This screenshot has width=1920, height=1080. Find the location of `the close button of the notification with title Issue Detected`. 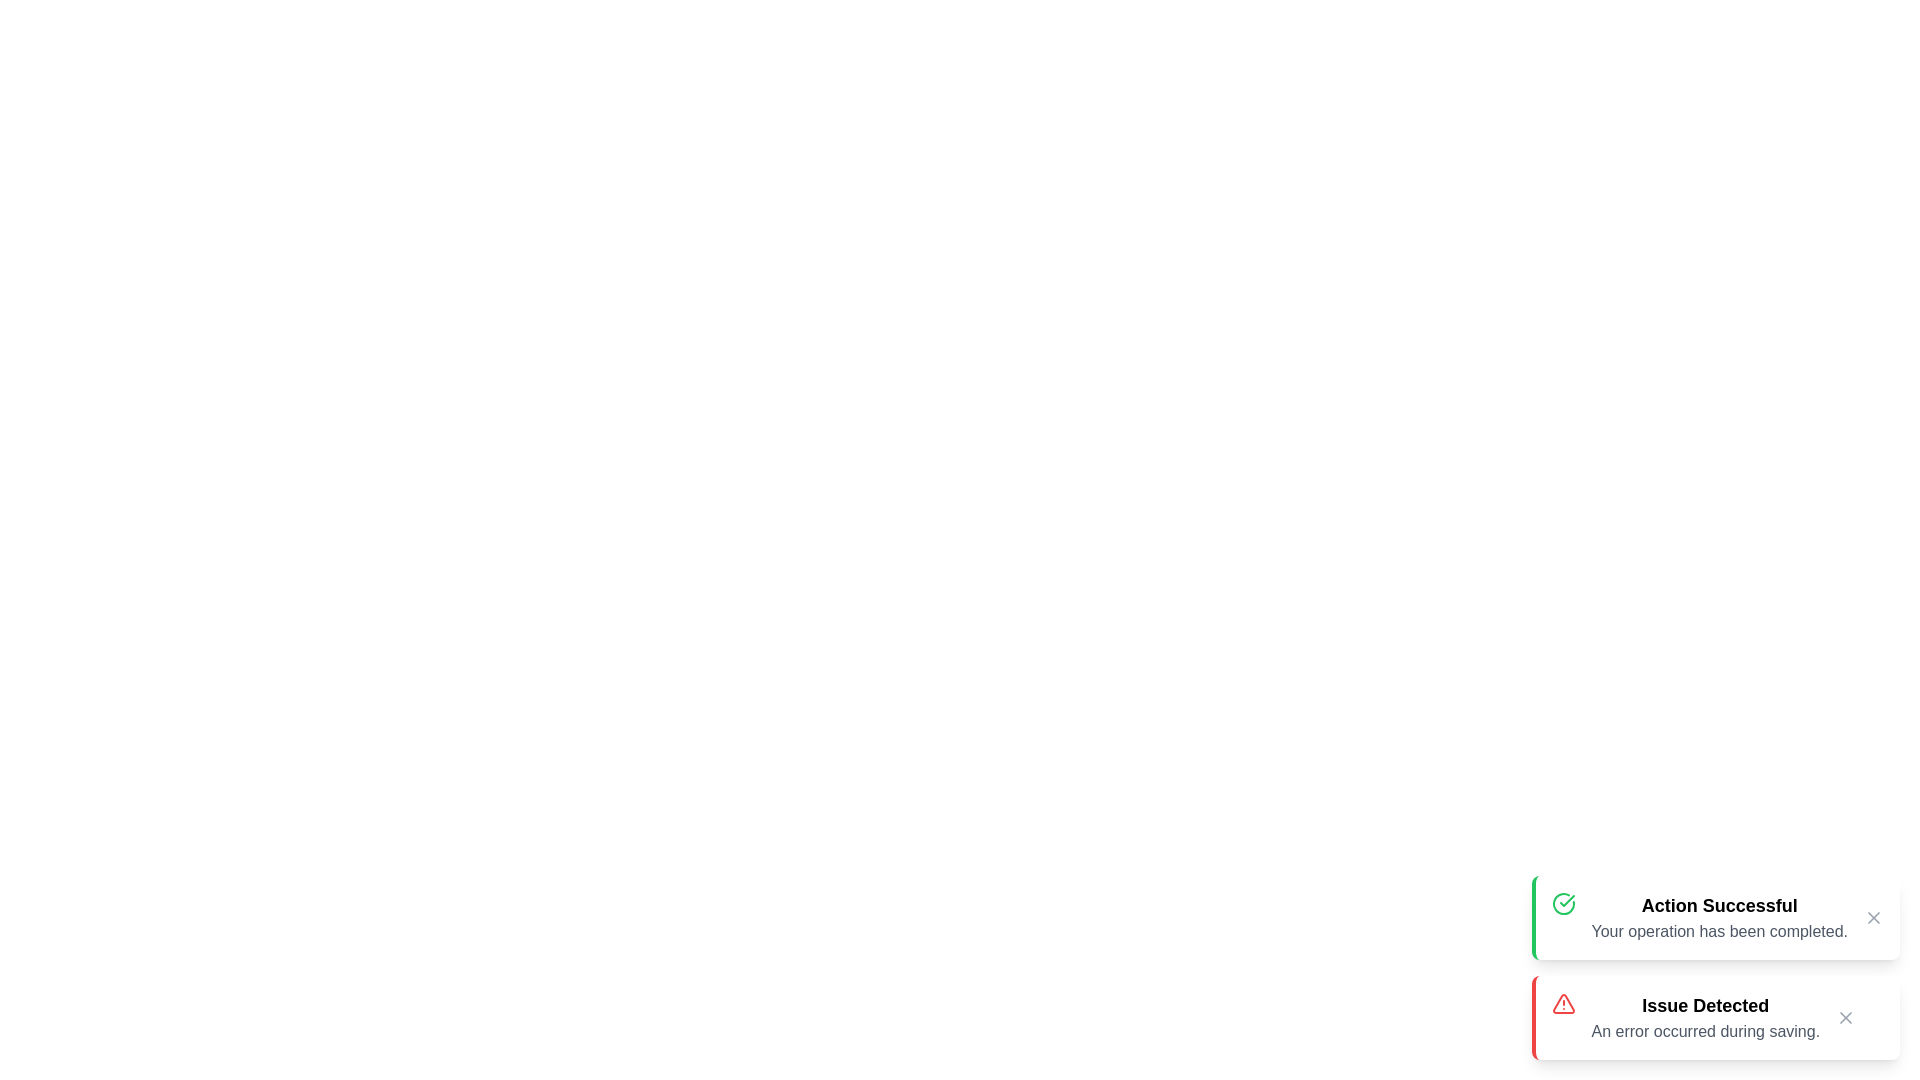

the close button of the notification with title Issue Detected is located at coordinates (1845, 1018).